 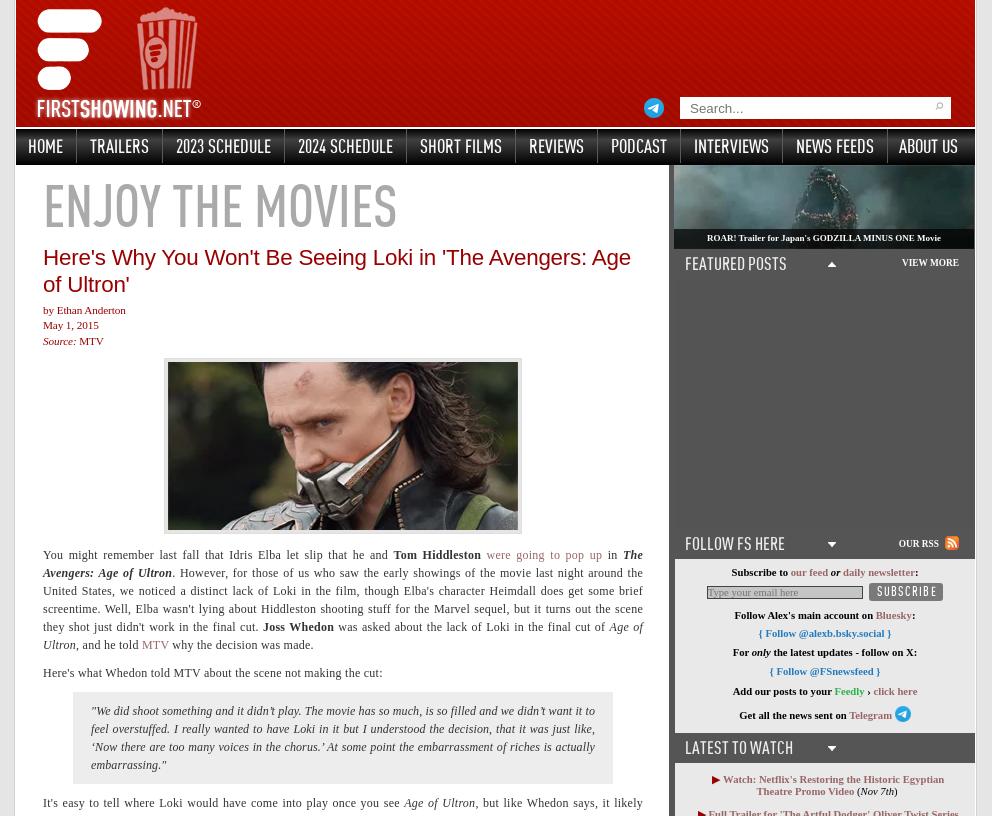 What do you see at coordinates (42, 309) in the screenshot?
I see `'by'` at bounding box center [42, 309].